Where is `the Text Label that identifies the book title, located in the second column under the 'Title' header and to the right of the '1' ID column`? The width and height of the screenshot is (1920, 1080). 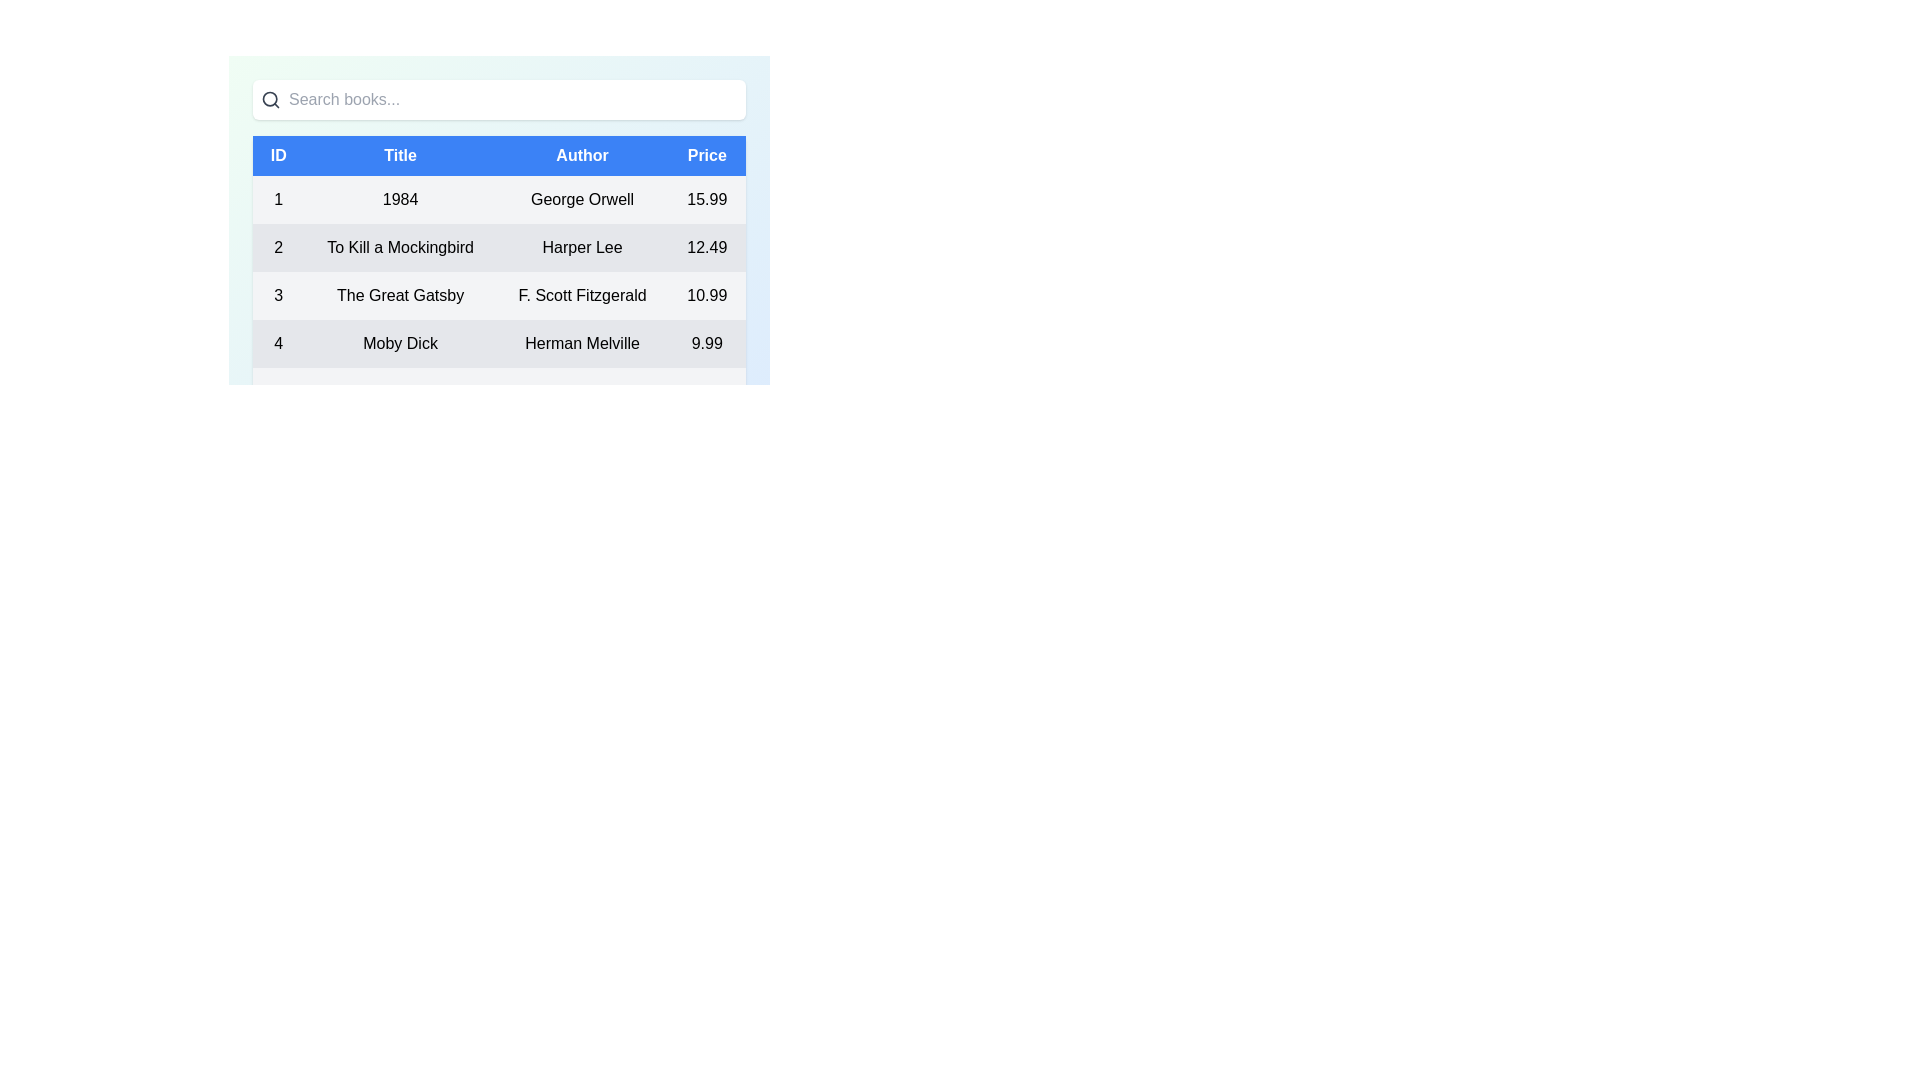
the Text Label that identifies the book title, located in the second column under the 'Title' header and to the right of the '1' ID column is located at coordinates (400, 200).